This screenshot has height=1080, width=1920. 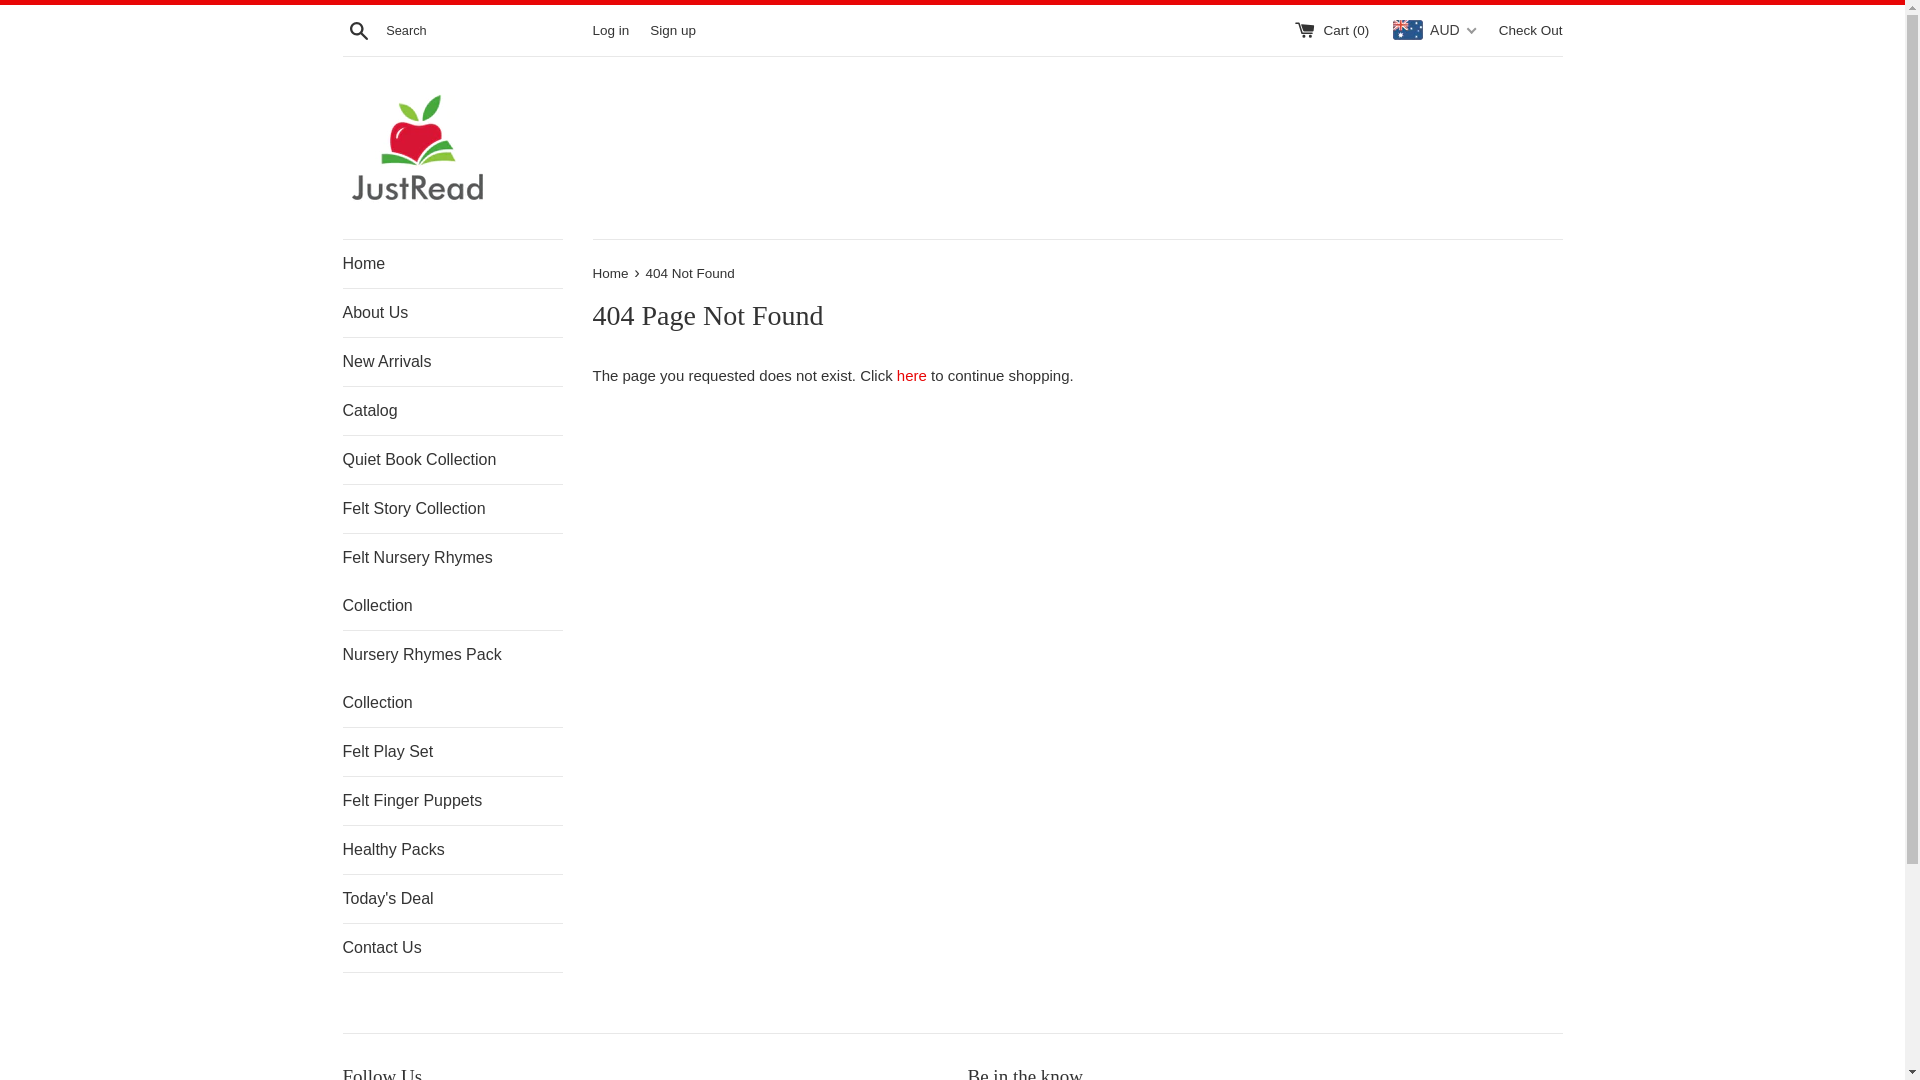 I want to click on 'Felt Finger Puppets', so click(x=341, y=800).